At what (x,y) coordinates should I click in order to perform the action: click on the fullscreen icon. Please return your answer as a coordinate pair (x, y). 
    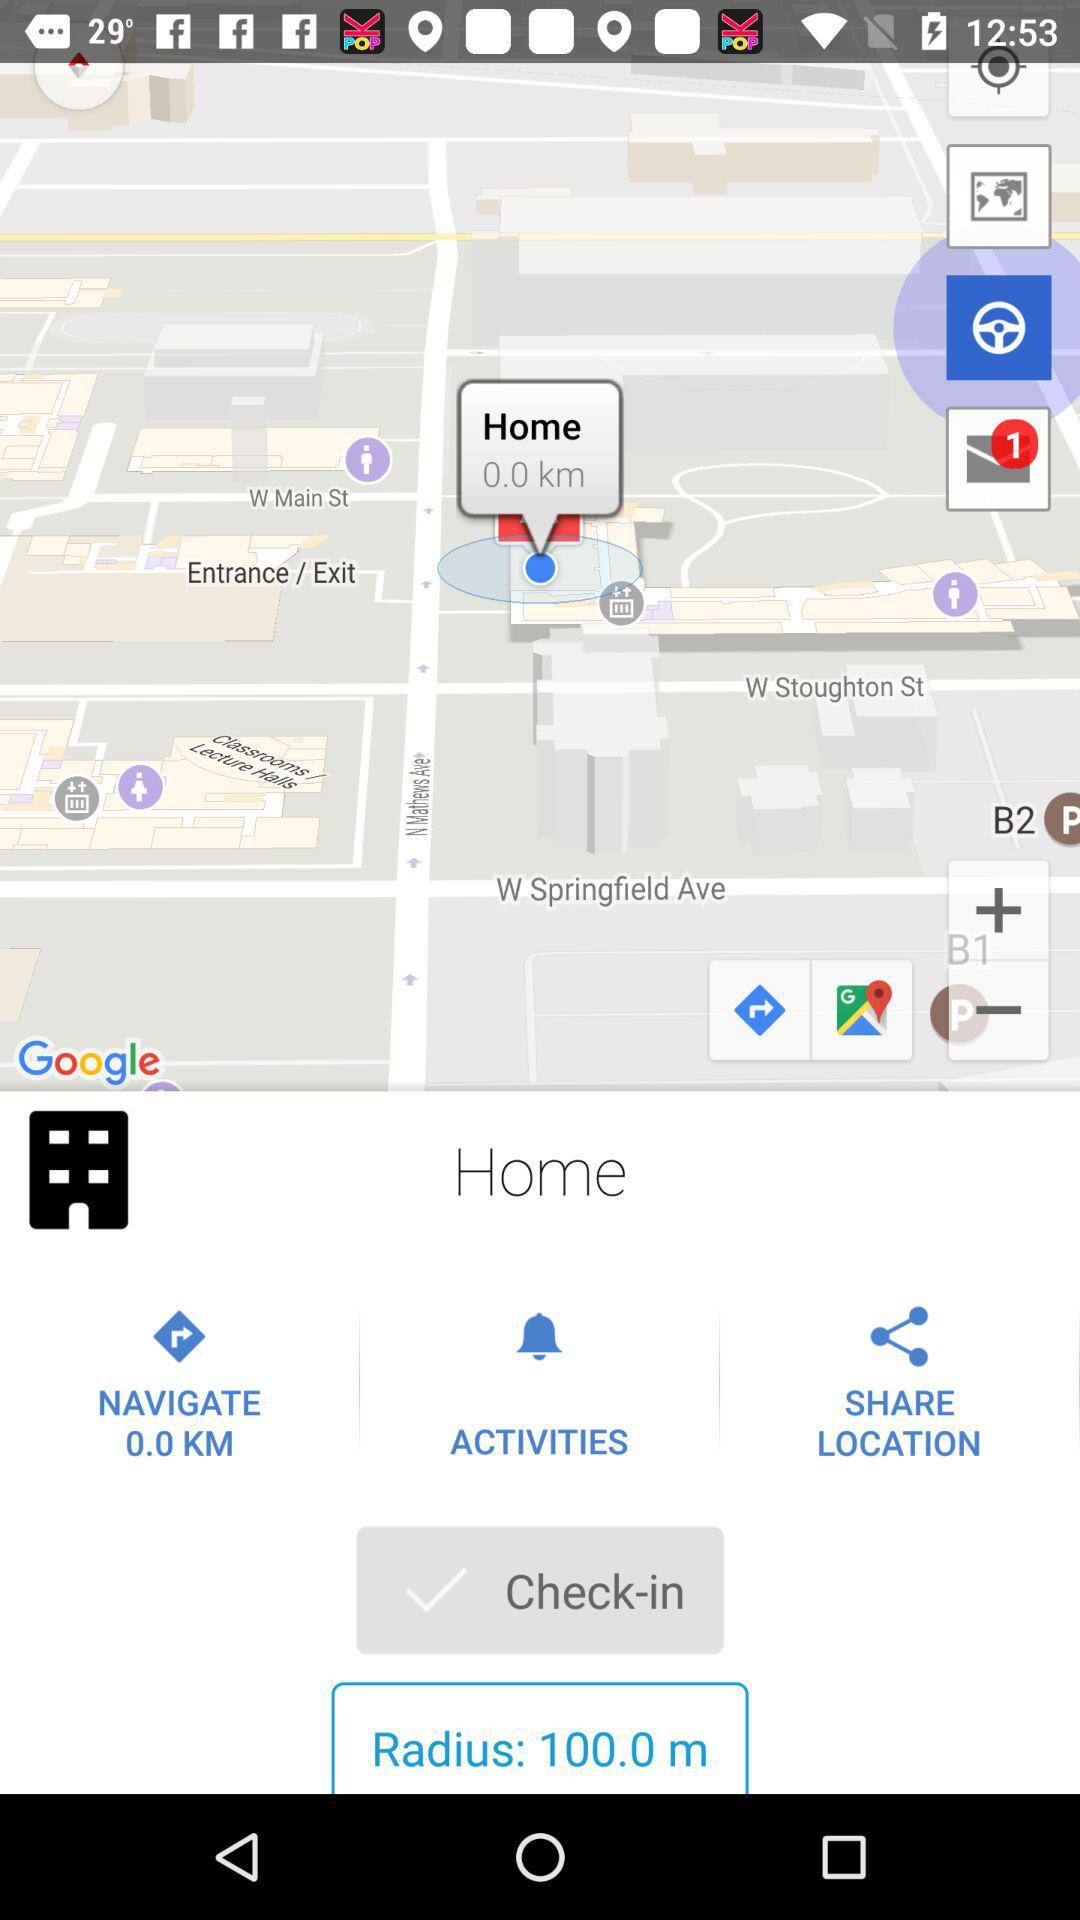
    Looking at the image, I should click on (77, 1170).